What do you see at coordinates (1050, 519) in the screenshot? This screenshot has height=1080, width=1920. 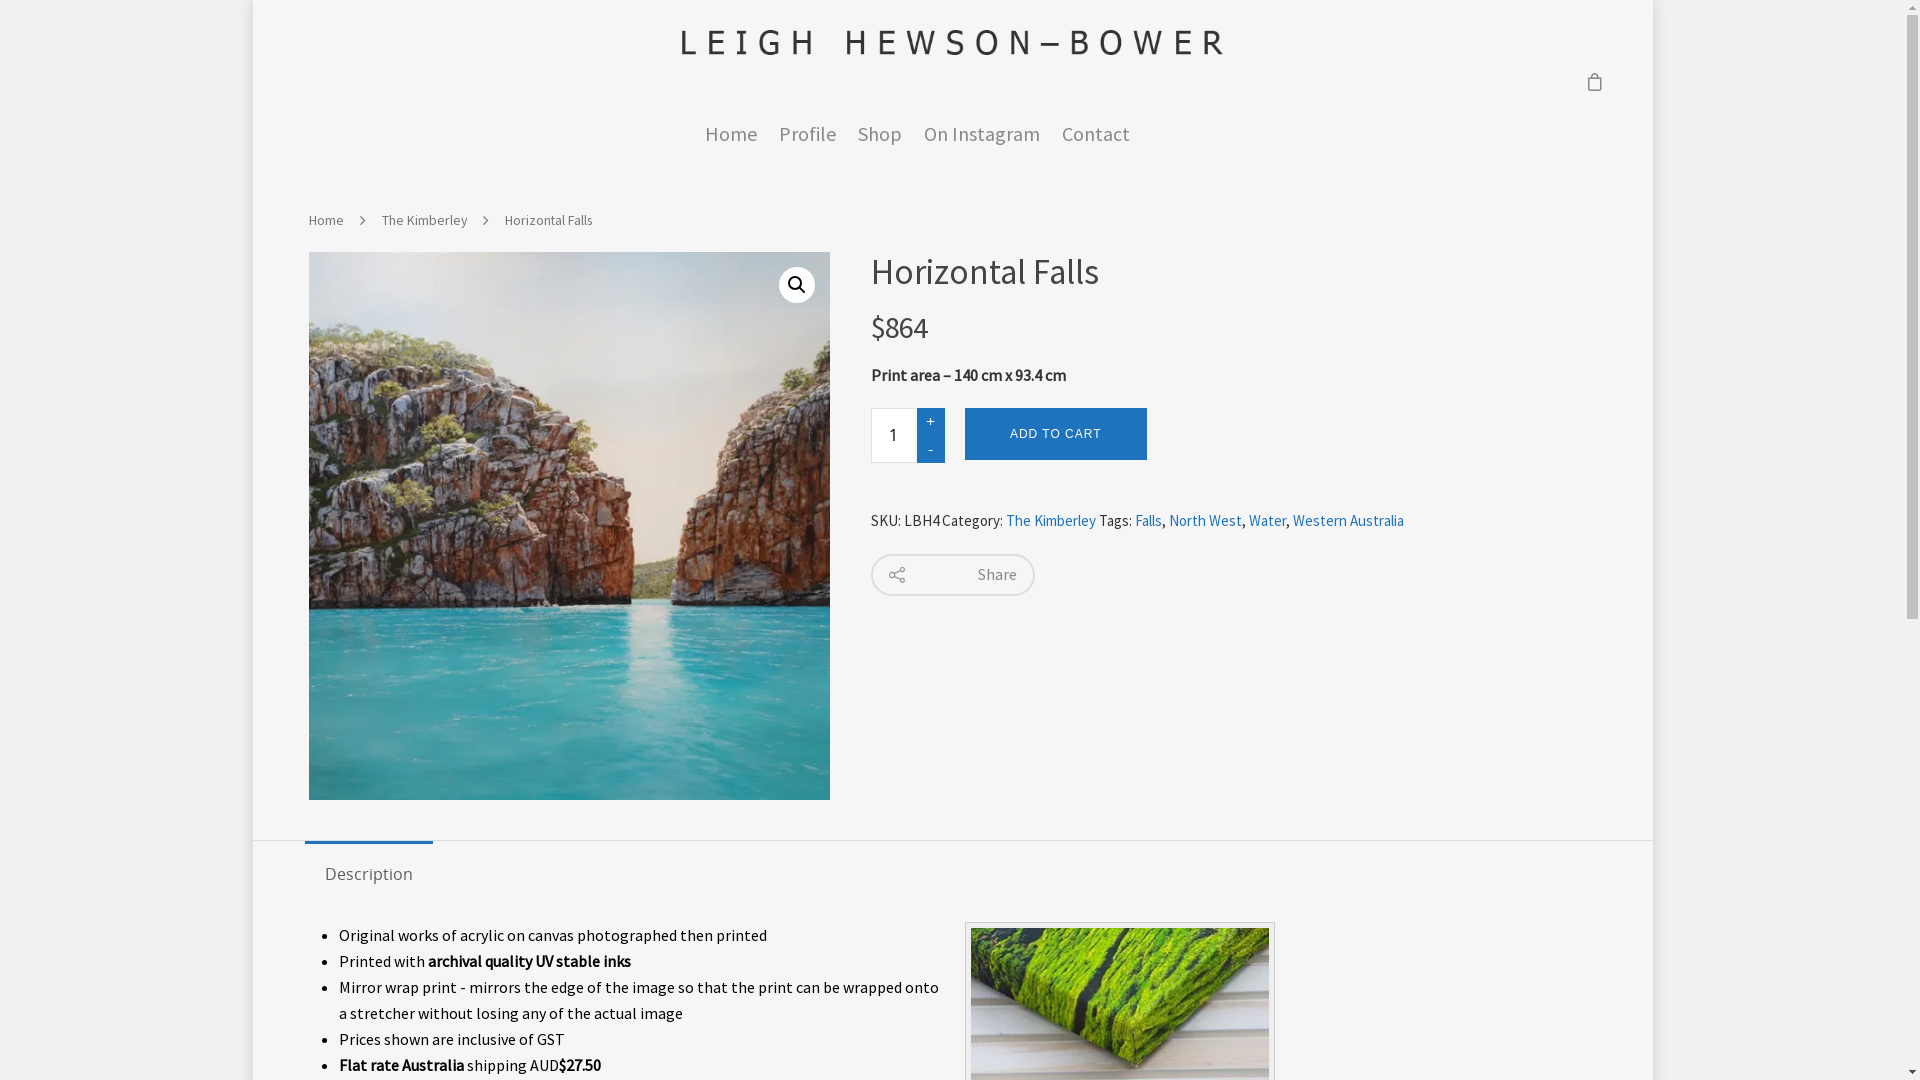 I see `'The Kimberley'` at bounding box center [1050, 519].